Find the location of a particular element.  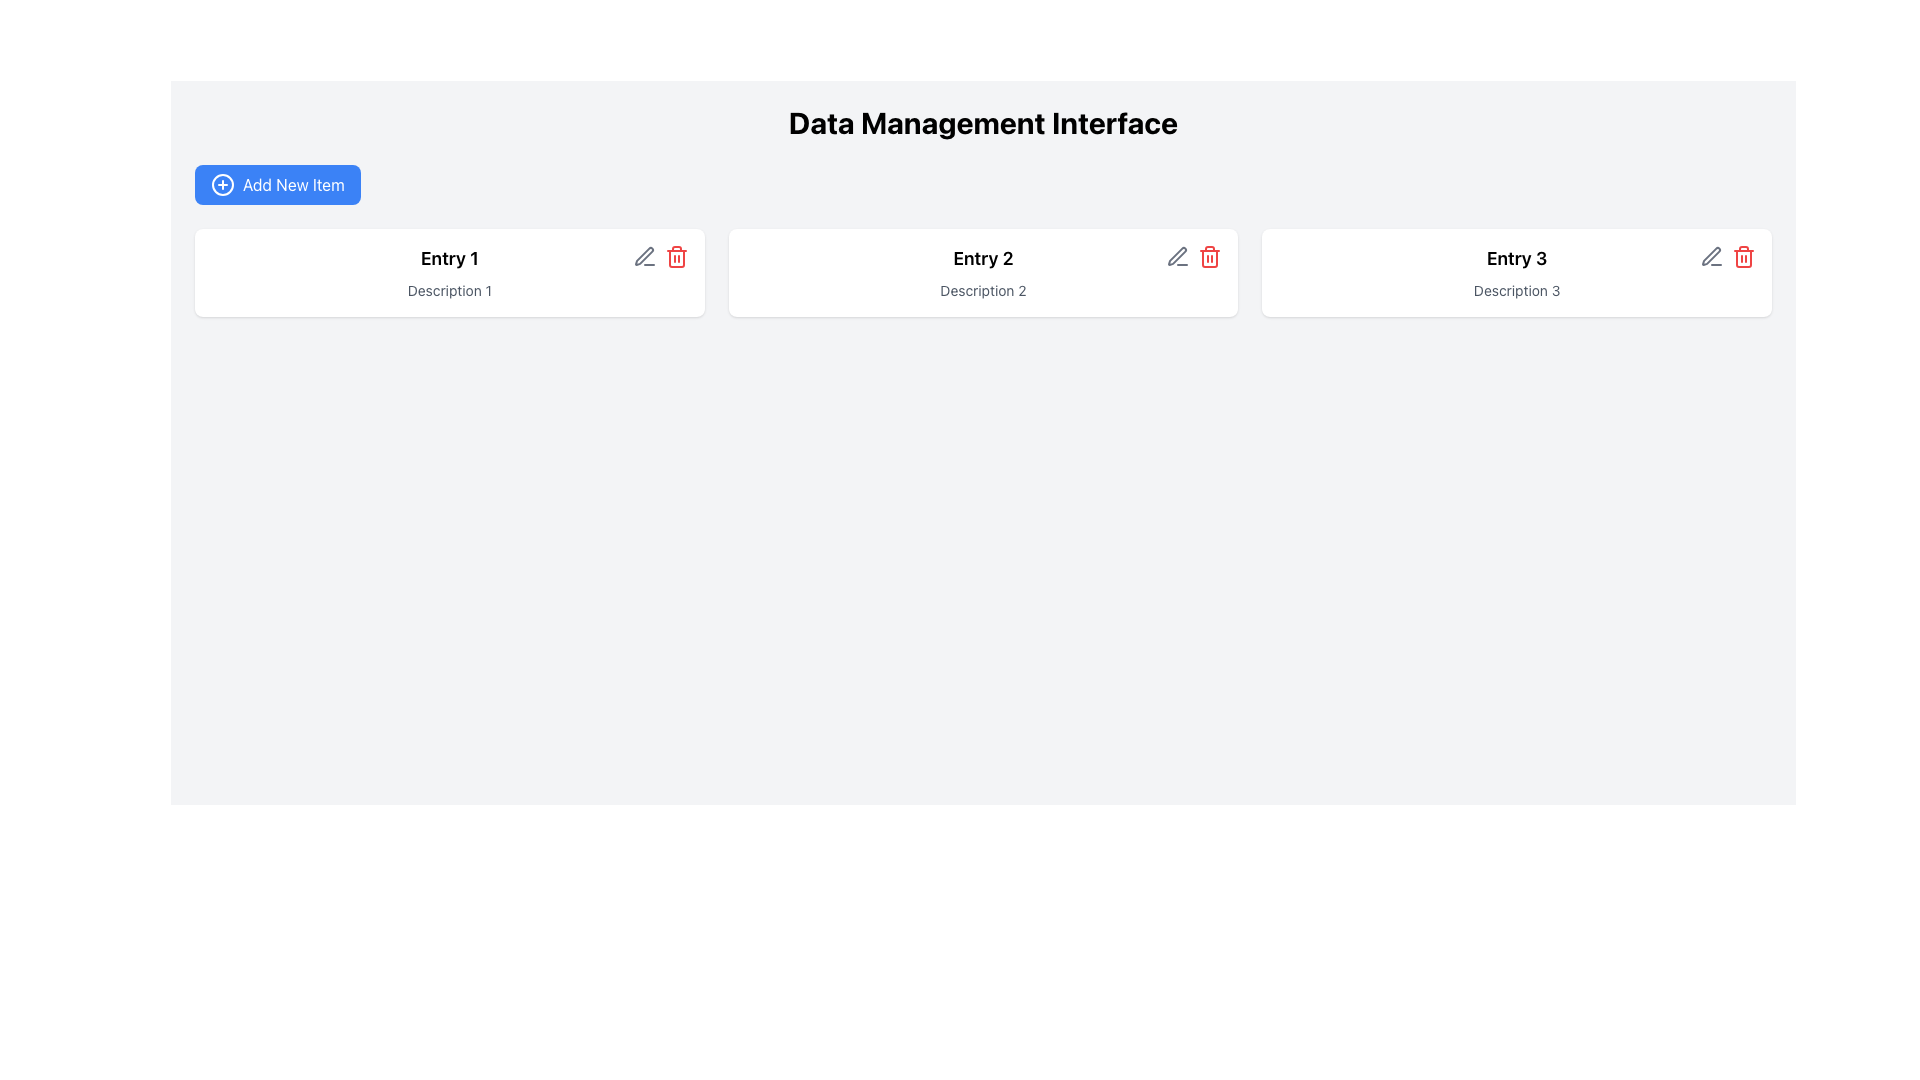

the bold text label that reads 'Entry 3', which is prominently positioned at the top of the third card in a horizontally aligned list of three cards is located at coordinates (1517, 257).